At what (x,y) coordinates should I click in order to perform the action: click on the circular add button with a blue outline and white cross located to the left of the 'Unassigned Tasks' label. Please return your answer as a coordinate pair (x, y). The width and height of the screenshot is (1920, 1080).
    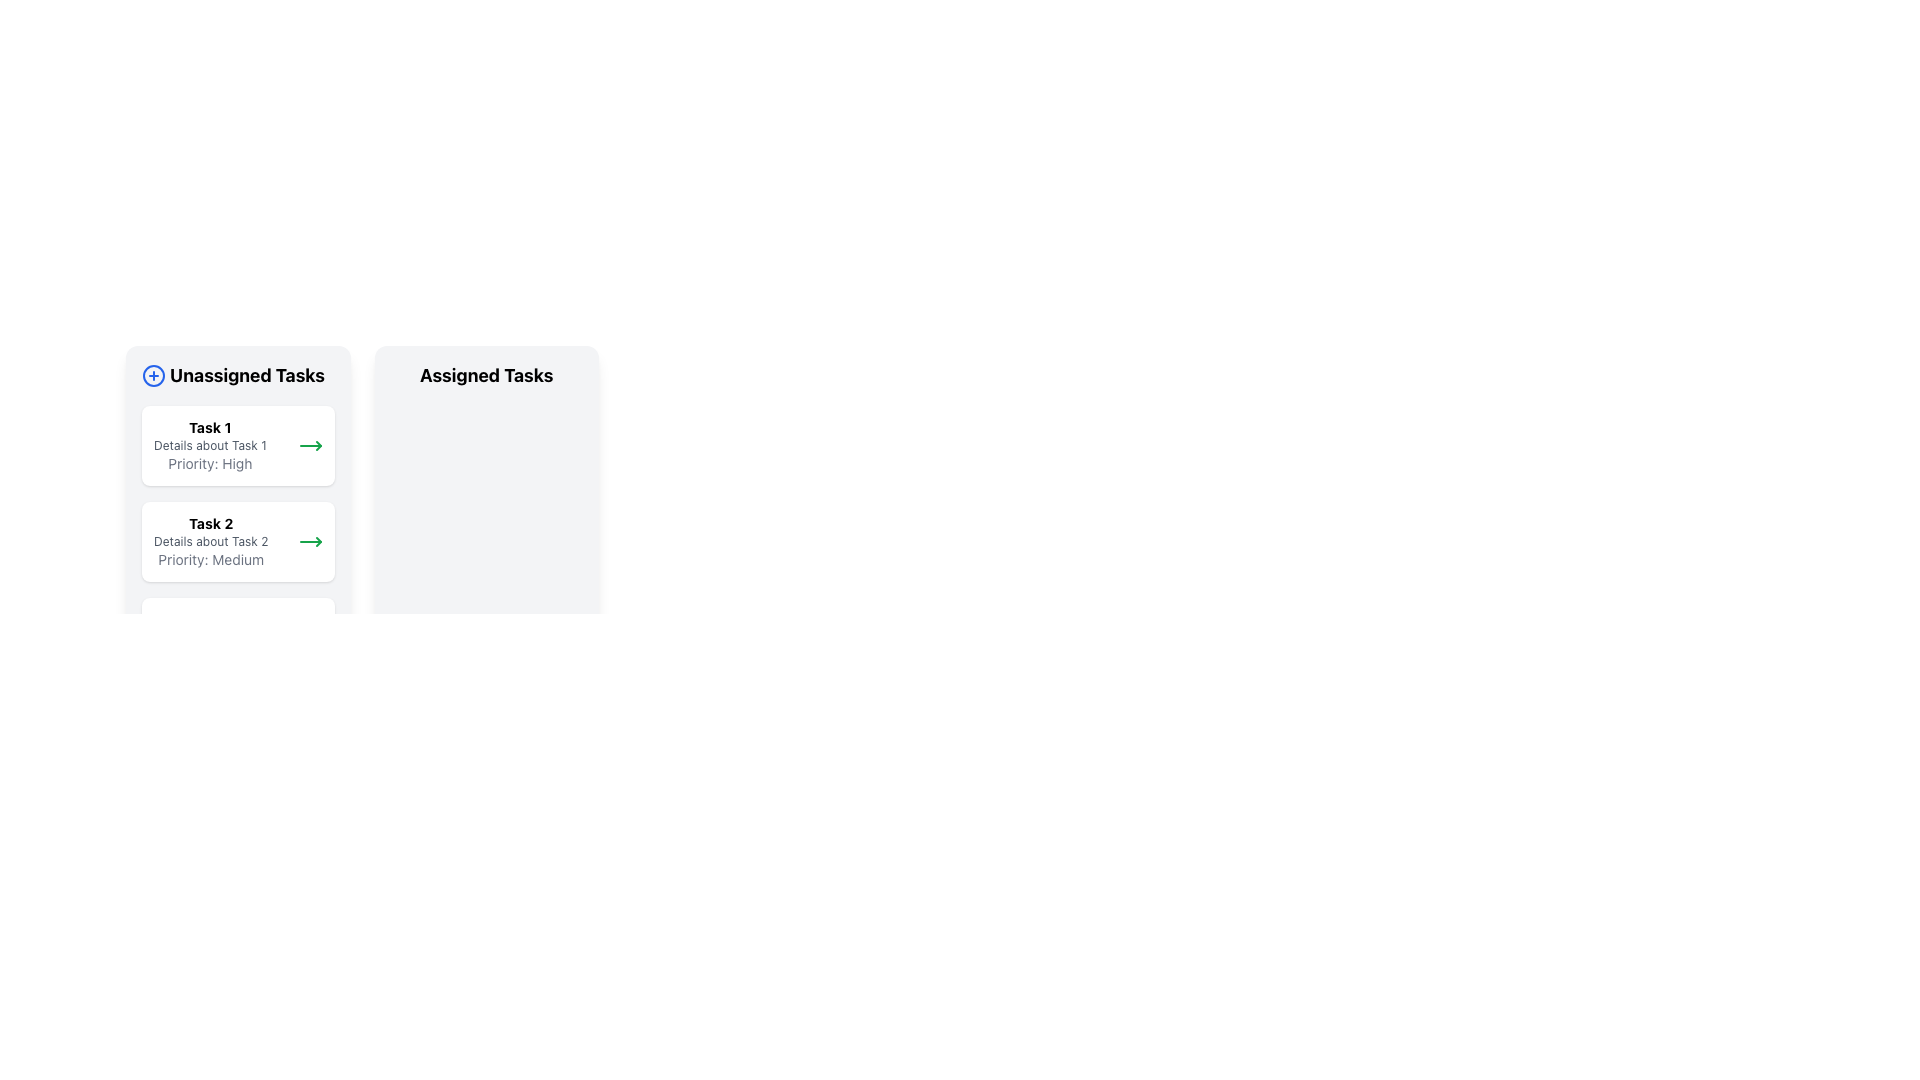
    Looking at the image, I should click on (152, 375).